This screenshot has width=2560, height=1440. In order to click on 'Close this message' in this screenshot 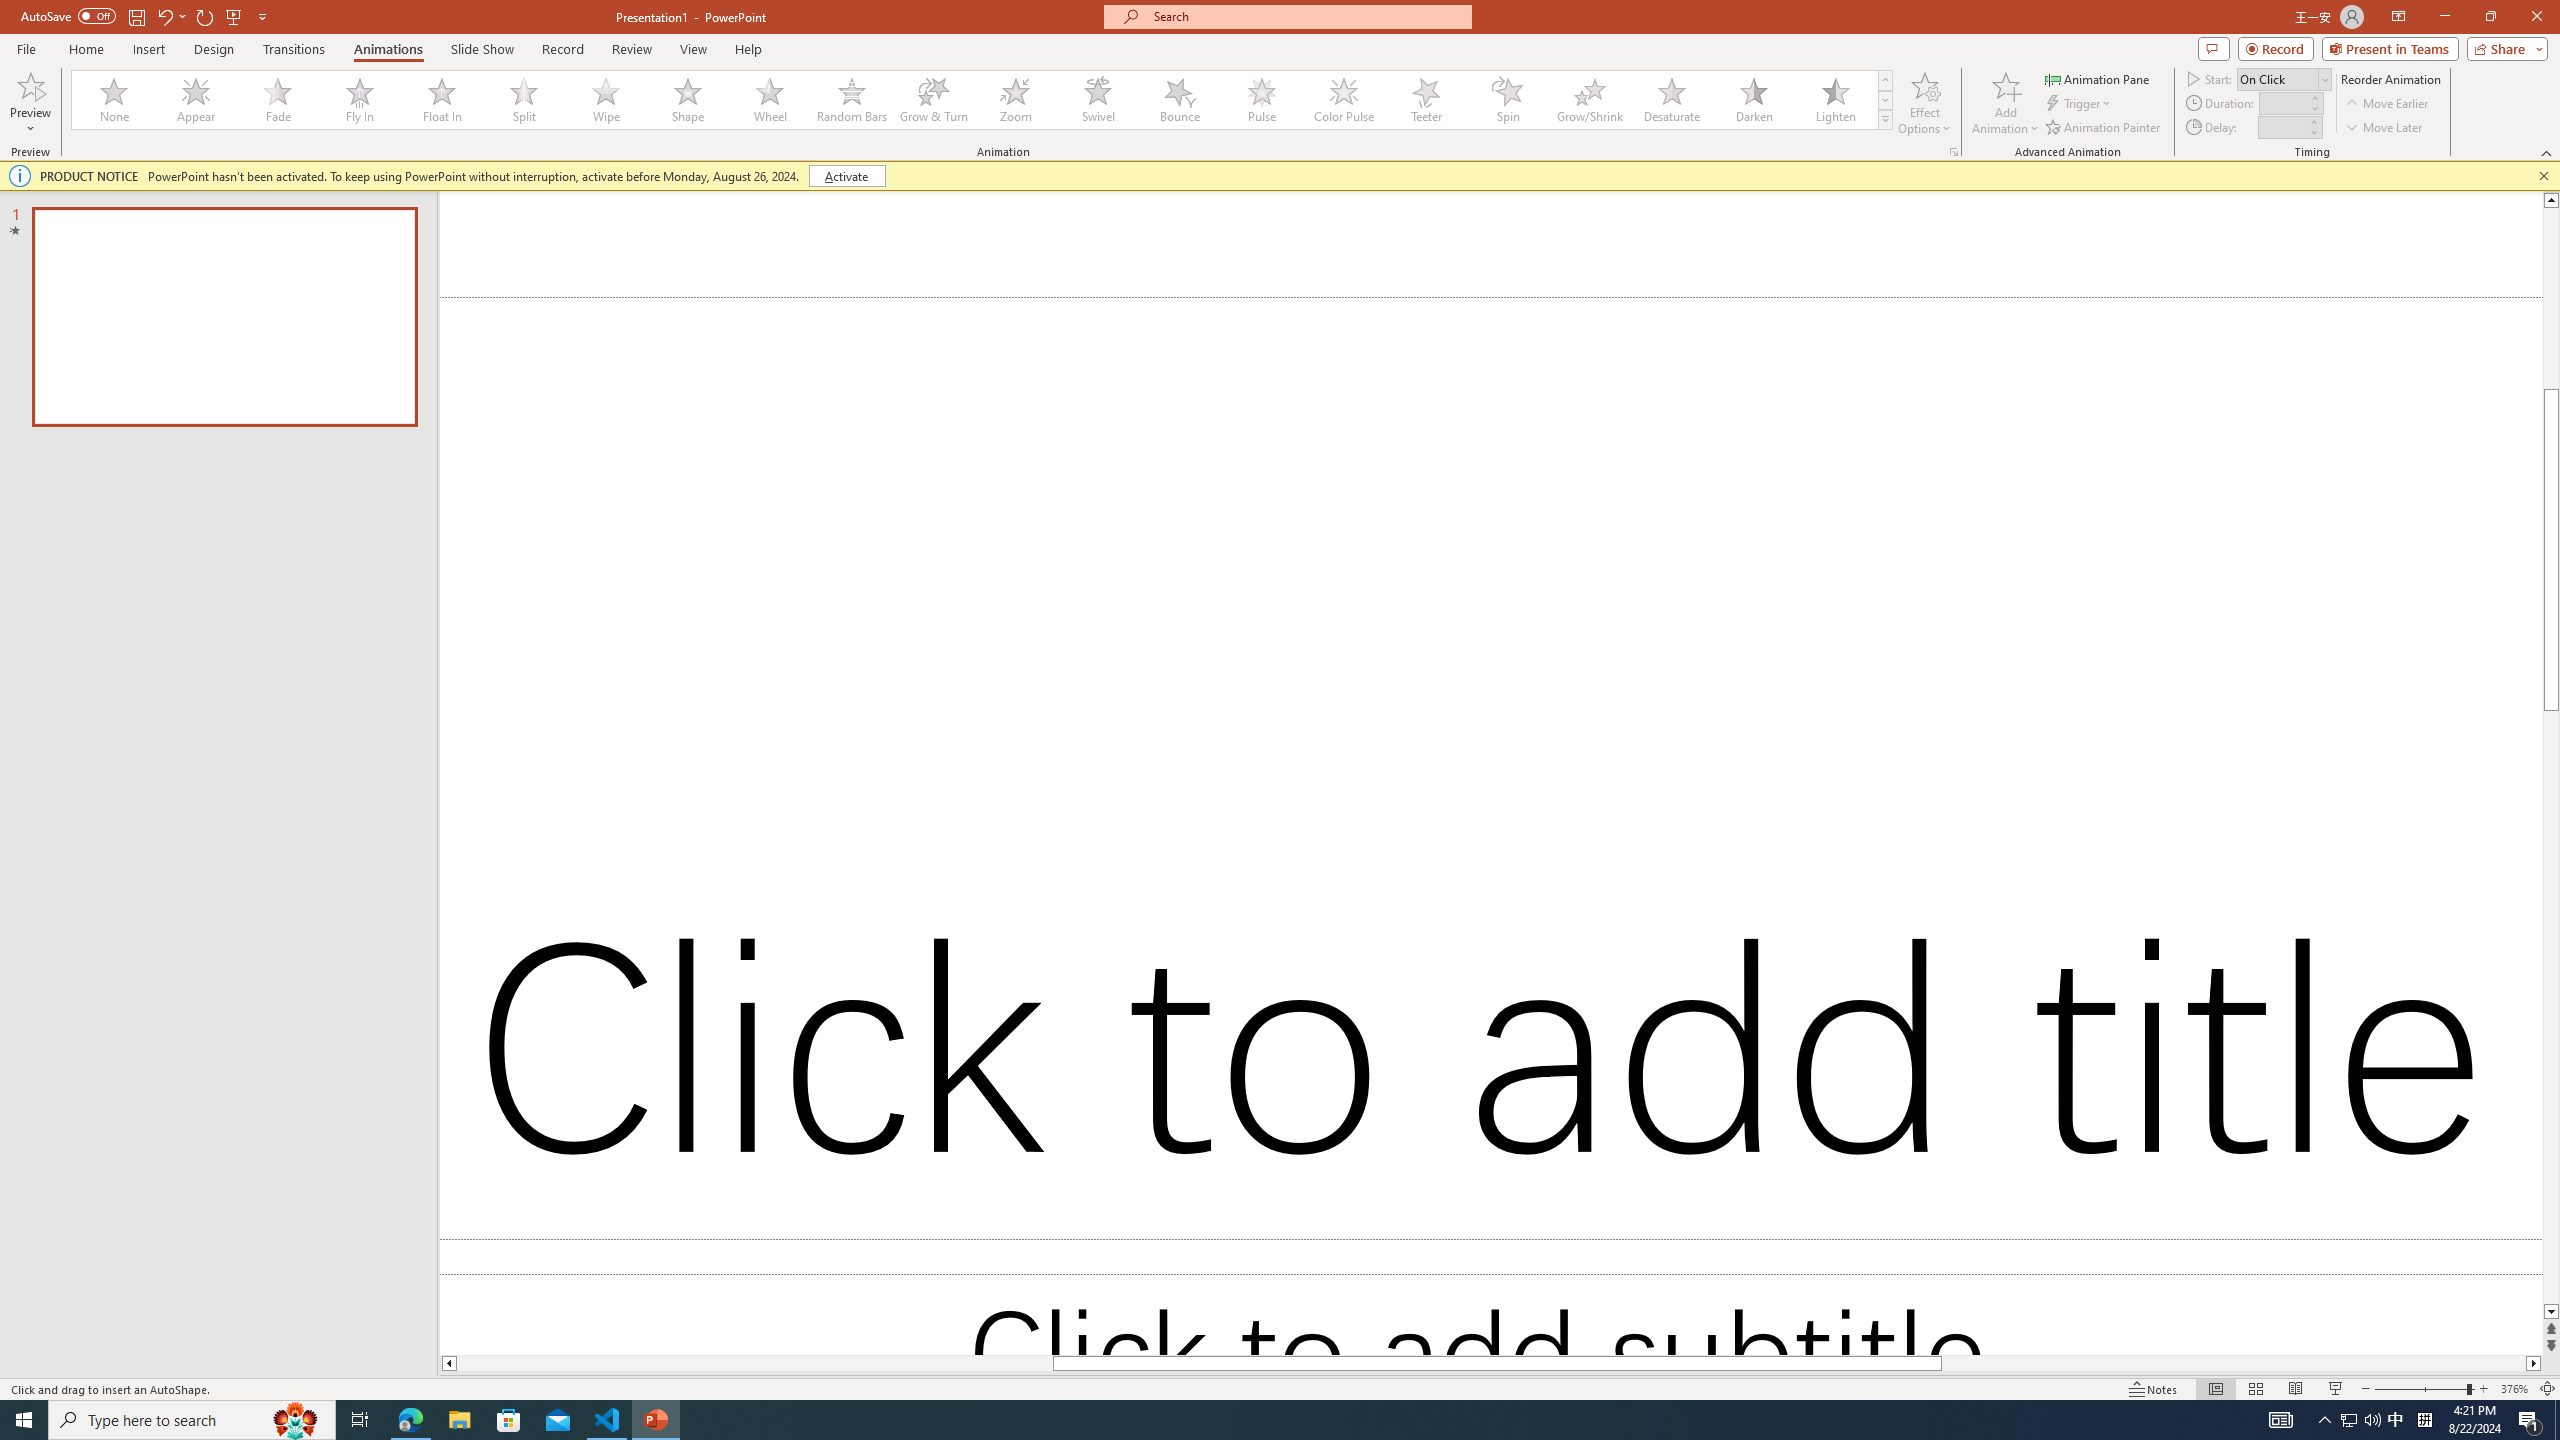, I will do `click(2543, 175)`.